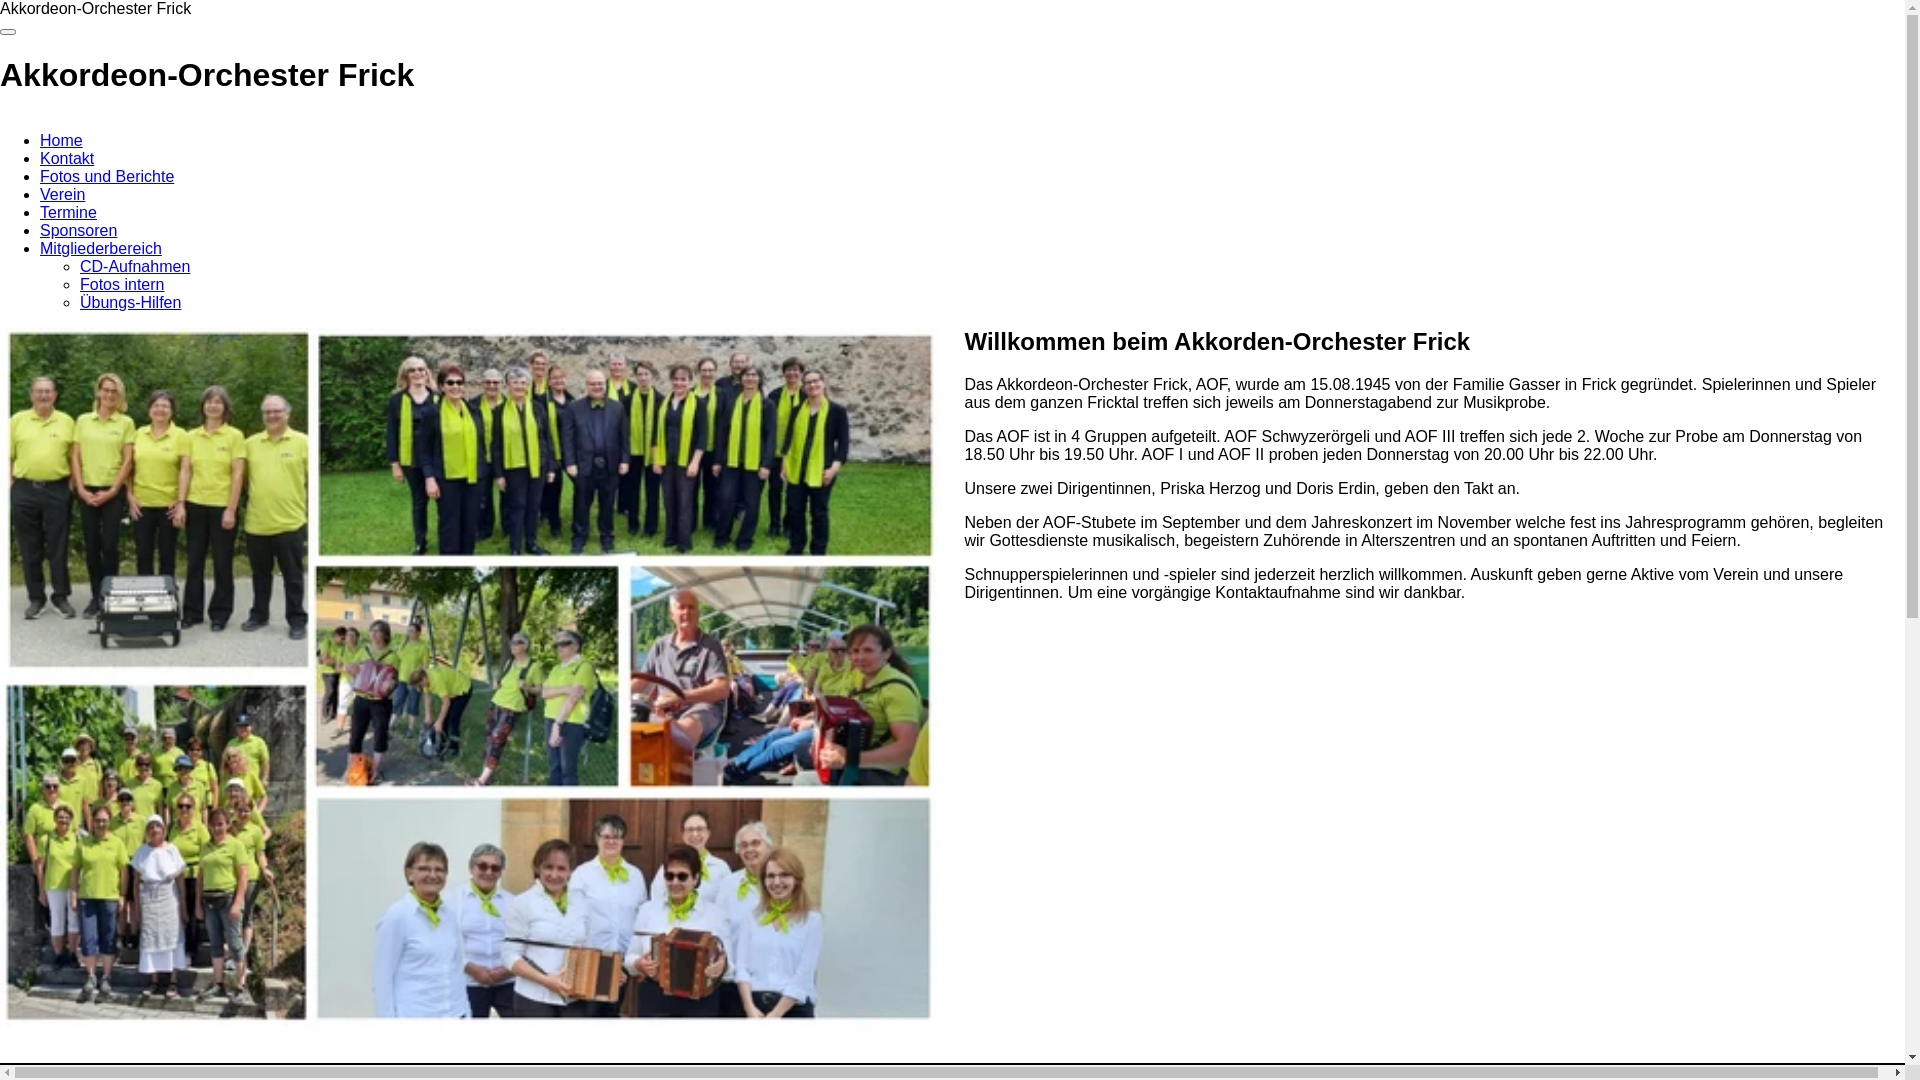 This screenshot has height=1080, width=1920. I want to click on 'Fotos und Berichte', so click(39, 175).